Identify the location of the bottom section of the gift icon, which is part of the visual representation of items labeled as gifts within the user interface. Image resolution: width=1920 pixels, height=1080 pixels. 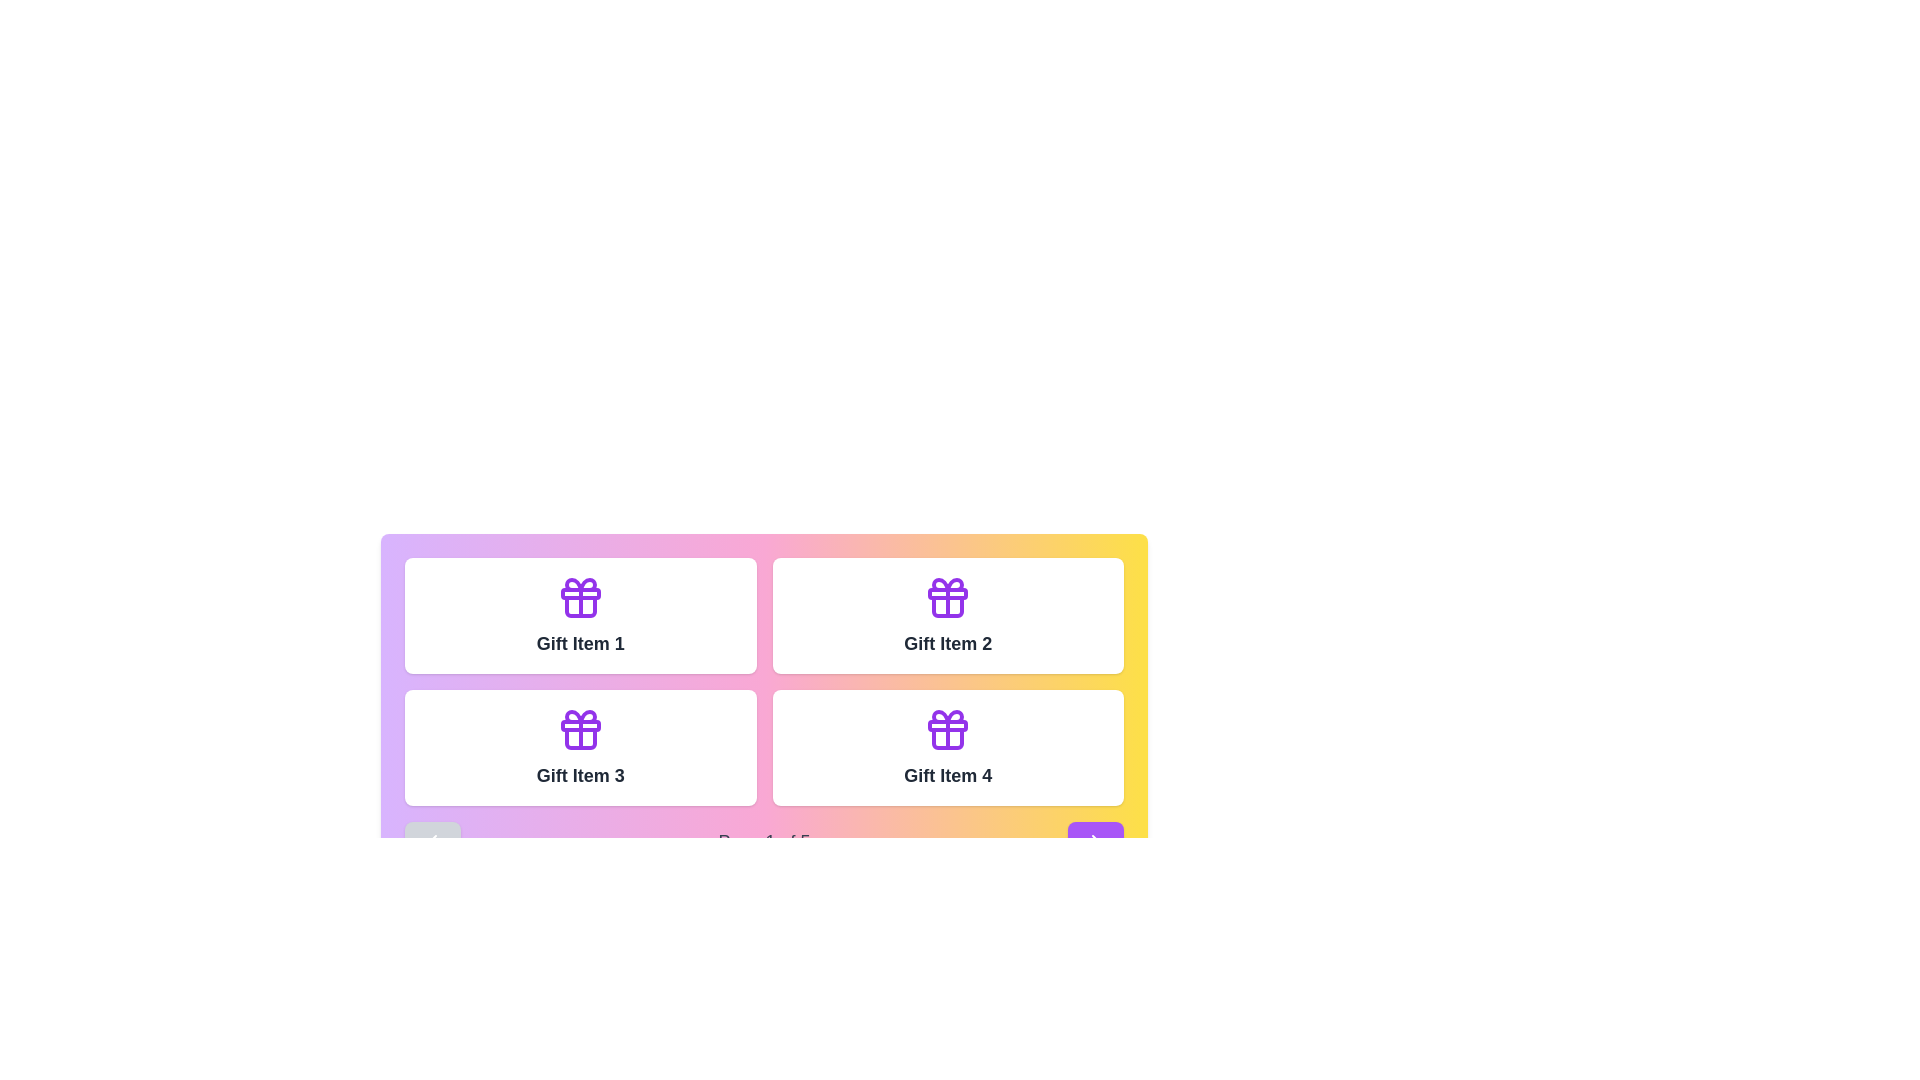
(947, 605).